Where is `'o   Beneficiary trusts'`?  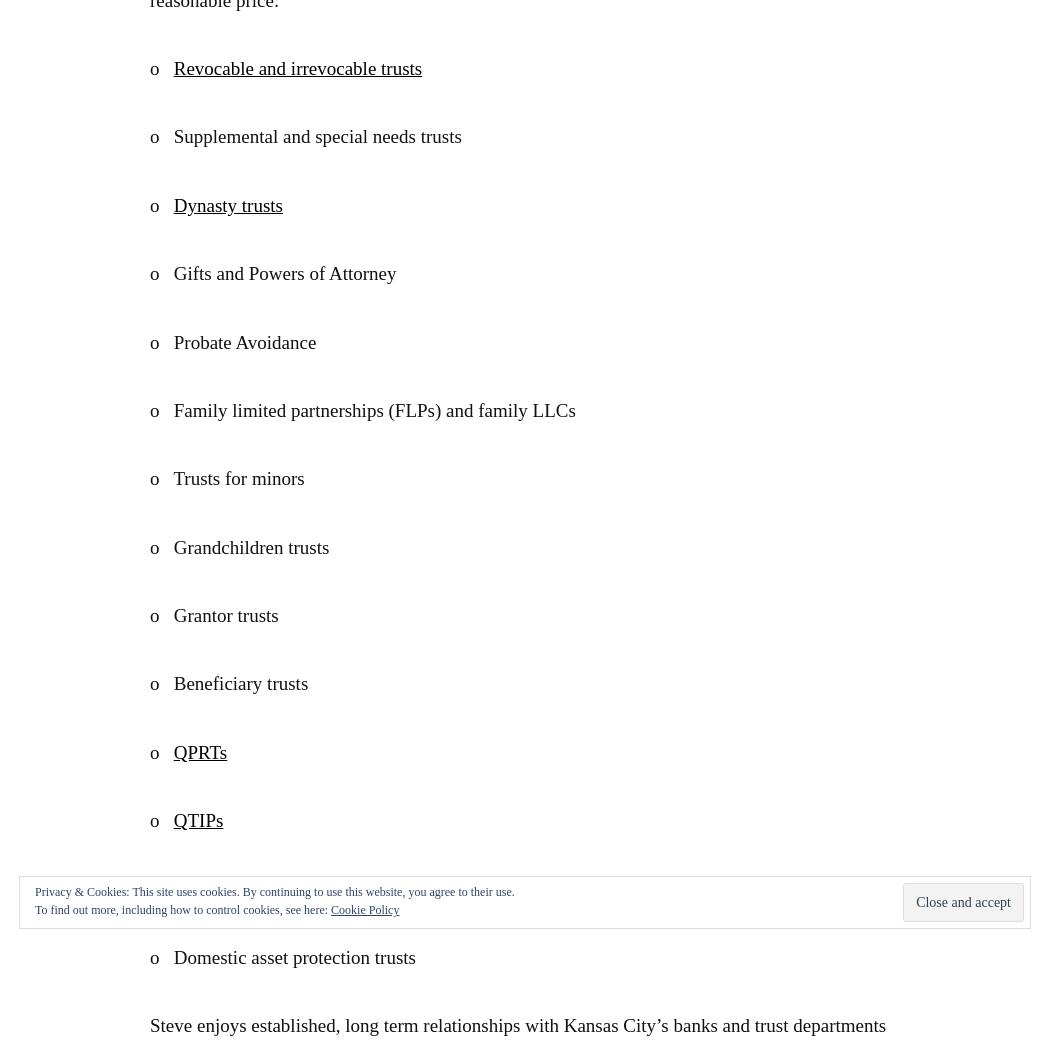 'o   Beneficiary trusts' is located at coordinates (229, 682).